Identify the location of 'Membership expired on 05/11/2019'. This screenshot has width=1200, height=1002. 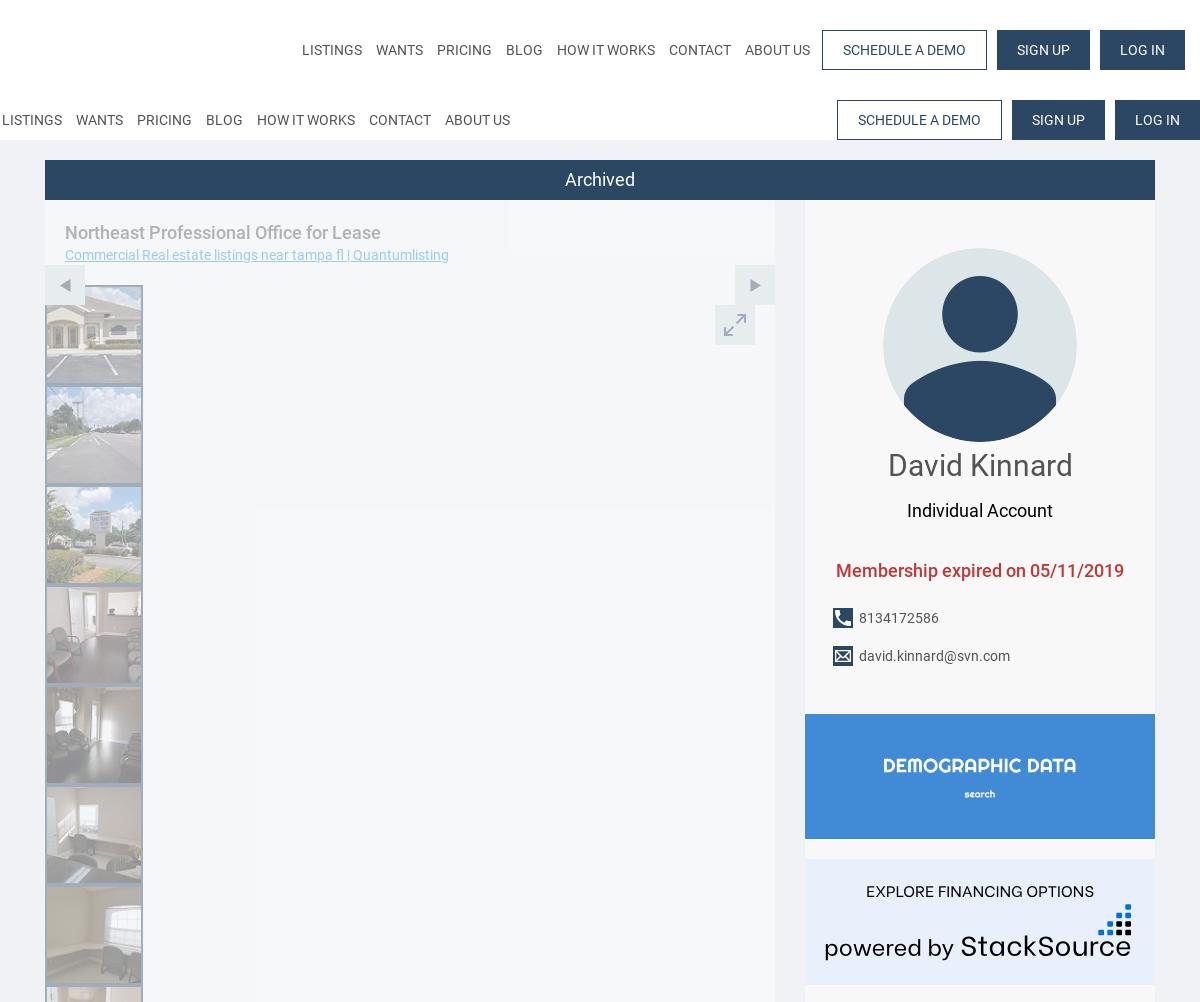
(980, 569).